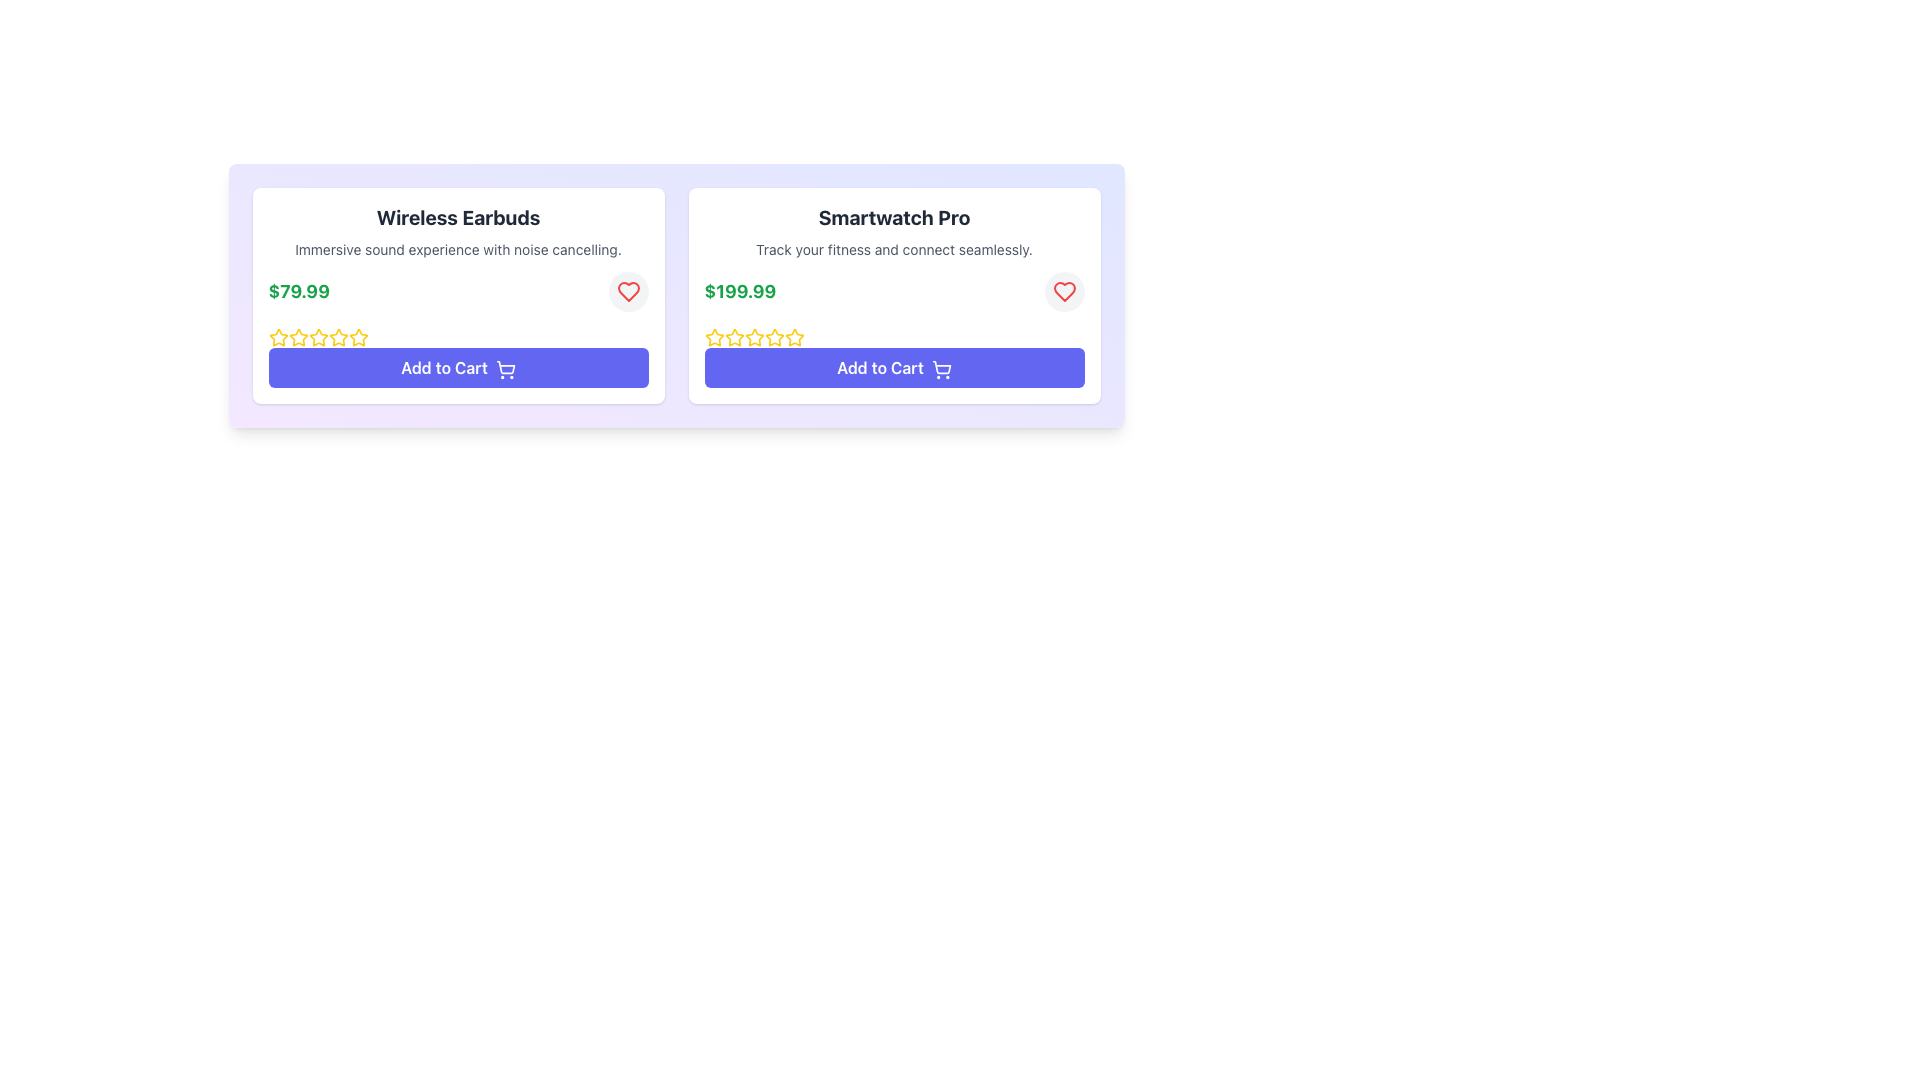 The image size is (1920, 1080). Describe the element at coordinates (893, 249) in the screenshot. I see `descriptive text element located beneath the product title 'Smartwatch Pro' in the right section of the product grid` at that location.